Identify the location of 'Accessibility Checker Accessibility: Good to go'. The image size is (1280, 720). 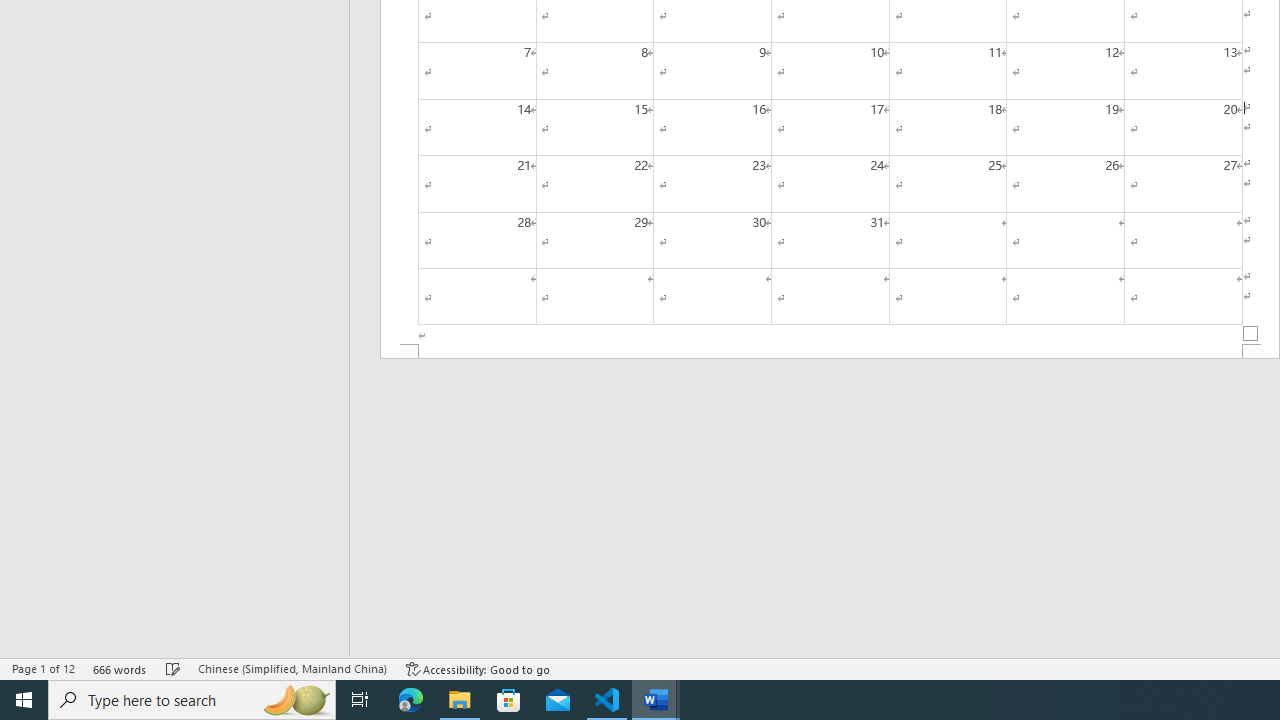
(477, 669).